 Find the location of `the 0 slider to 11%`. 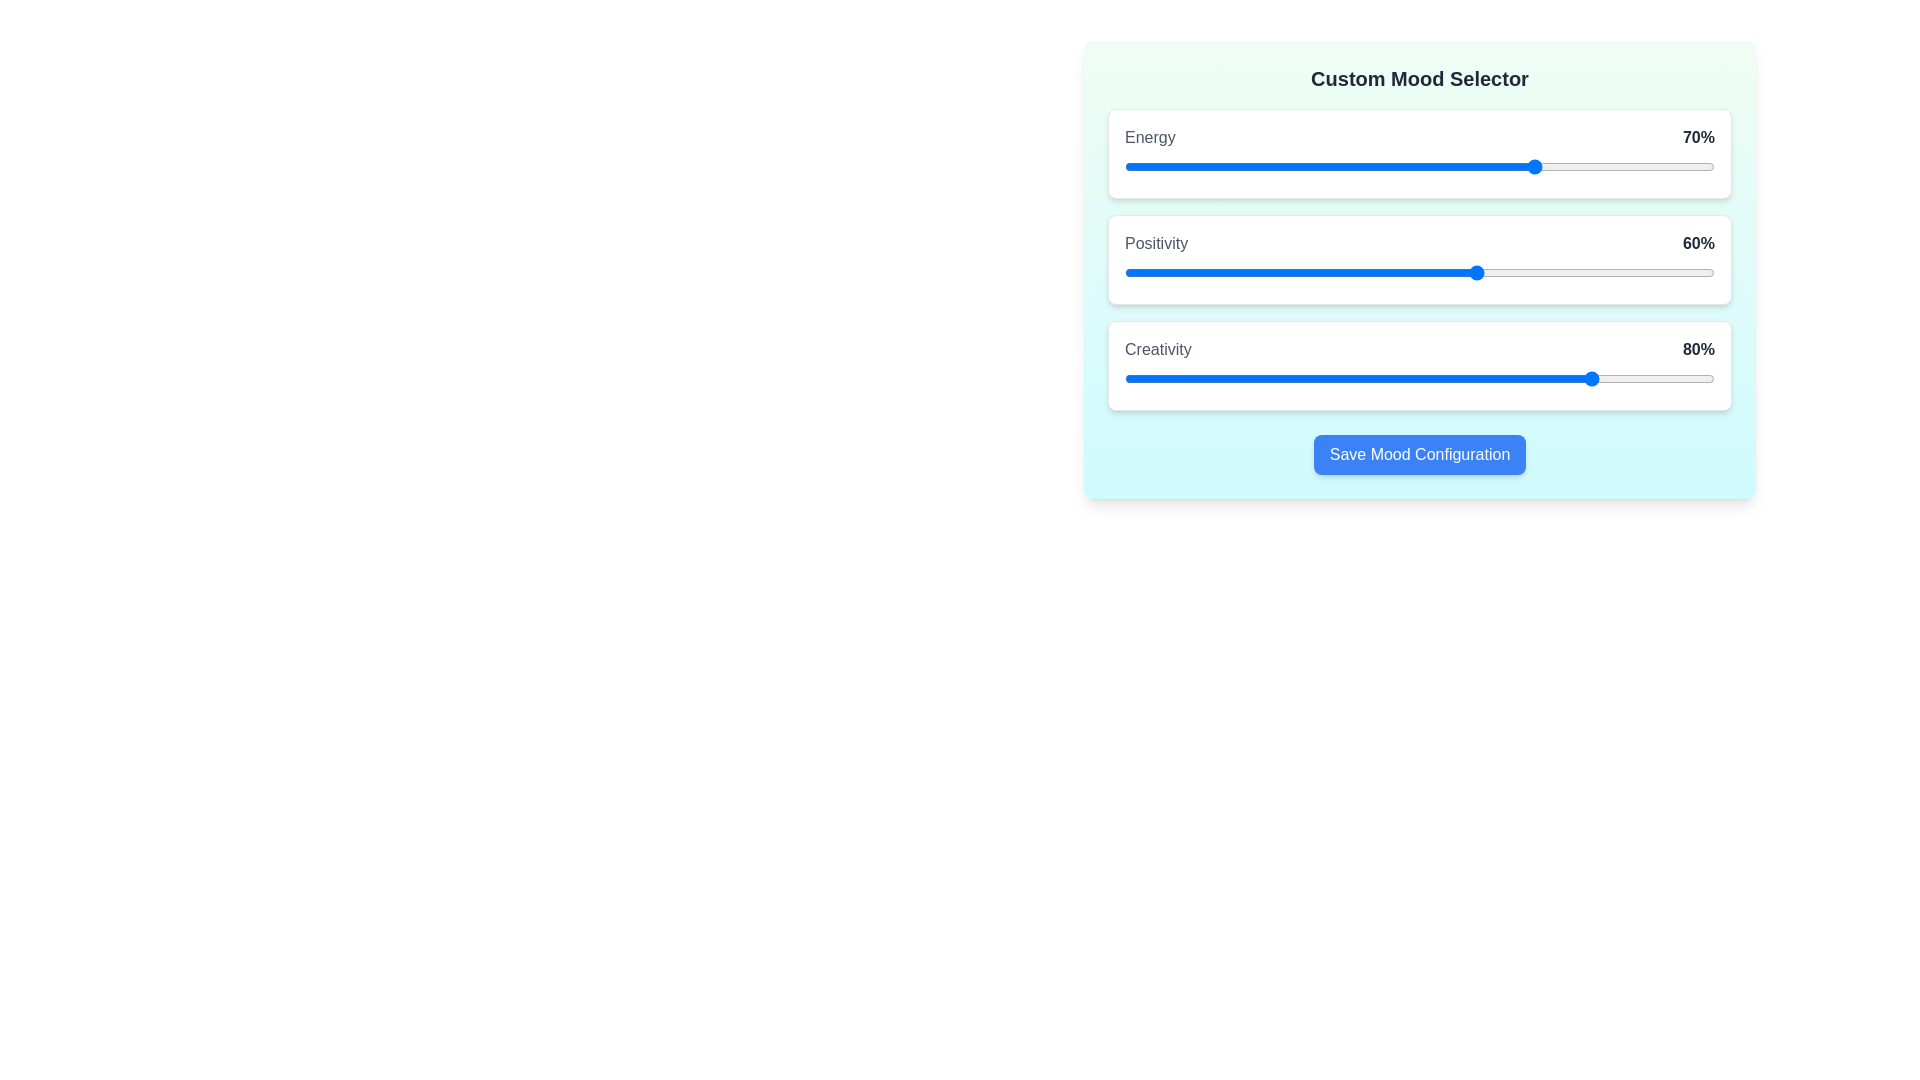

the 0 slider to 11% is located at coordinates (1189, 165).